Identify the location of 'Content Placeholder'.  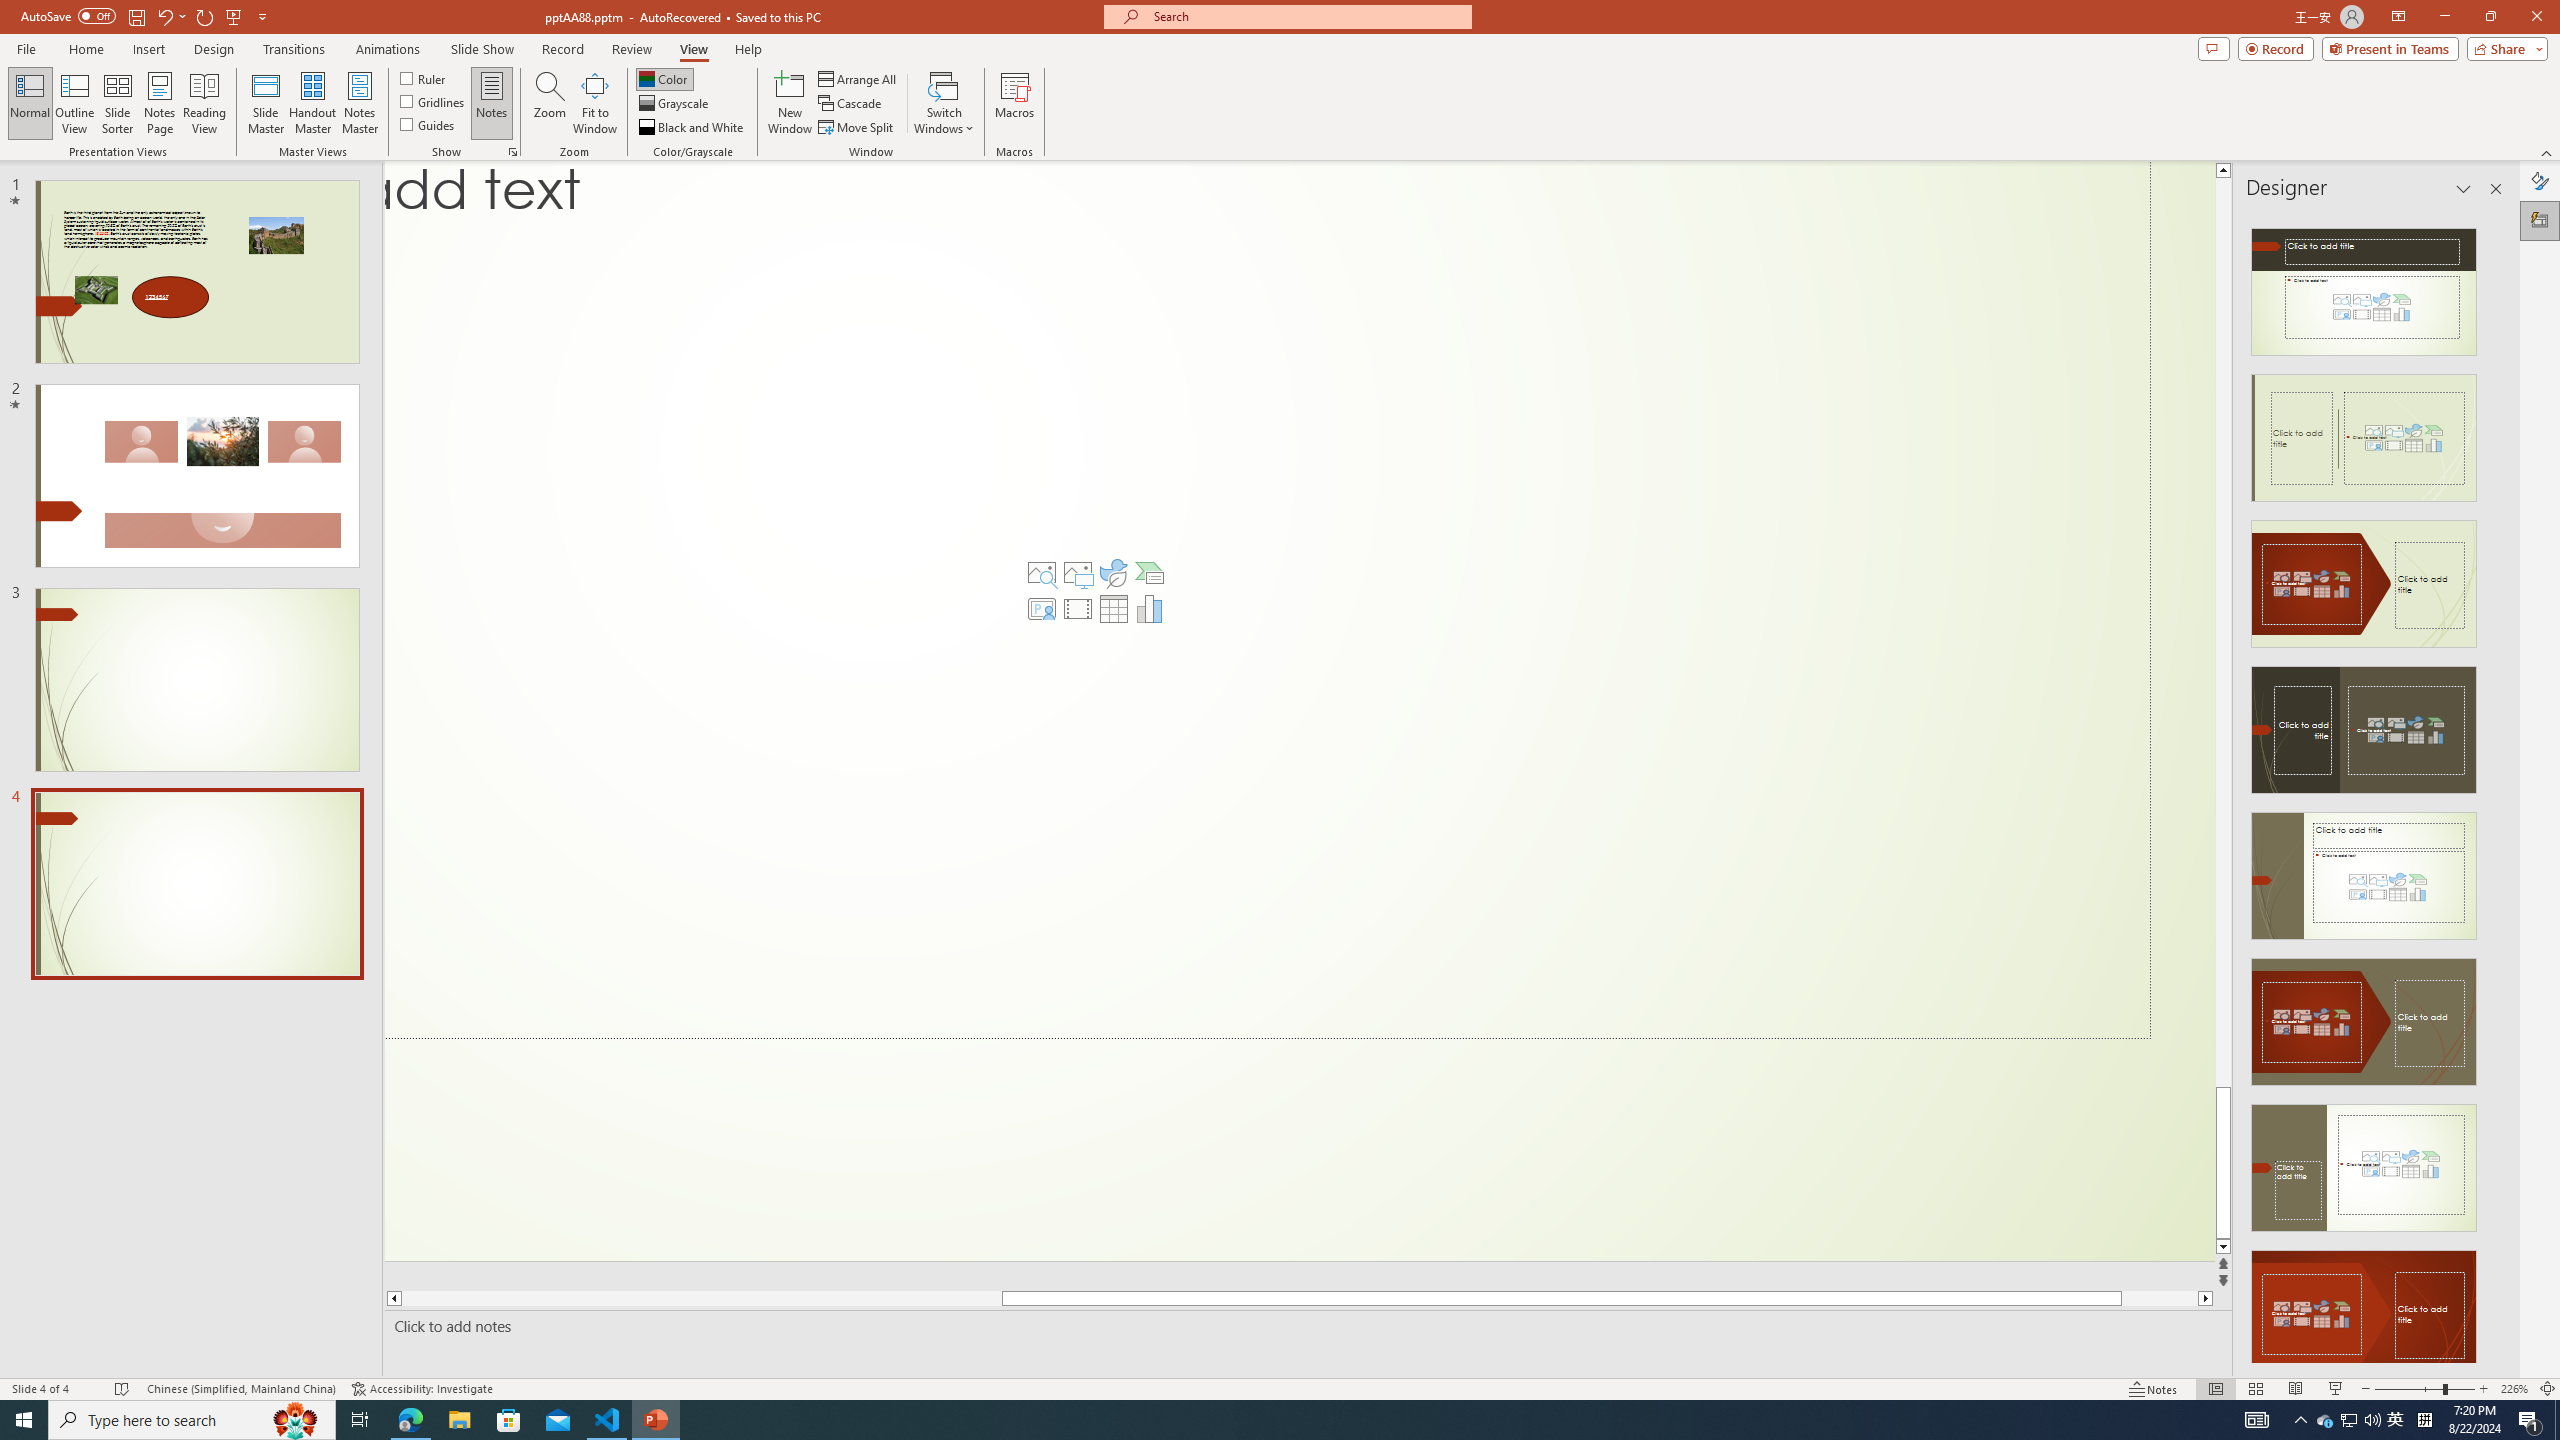
(1267, 600).